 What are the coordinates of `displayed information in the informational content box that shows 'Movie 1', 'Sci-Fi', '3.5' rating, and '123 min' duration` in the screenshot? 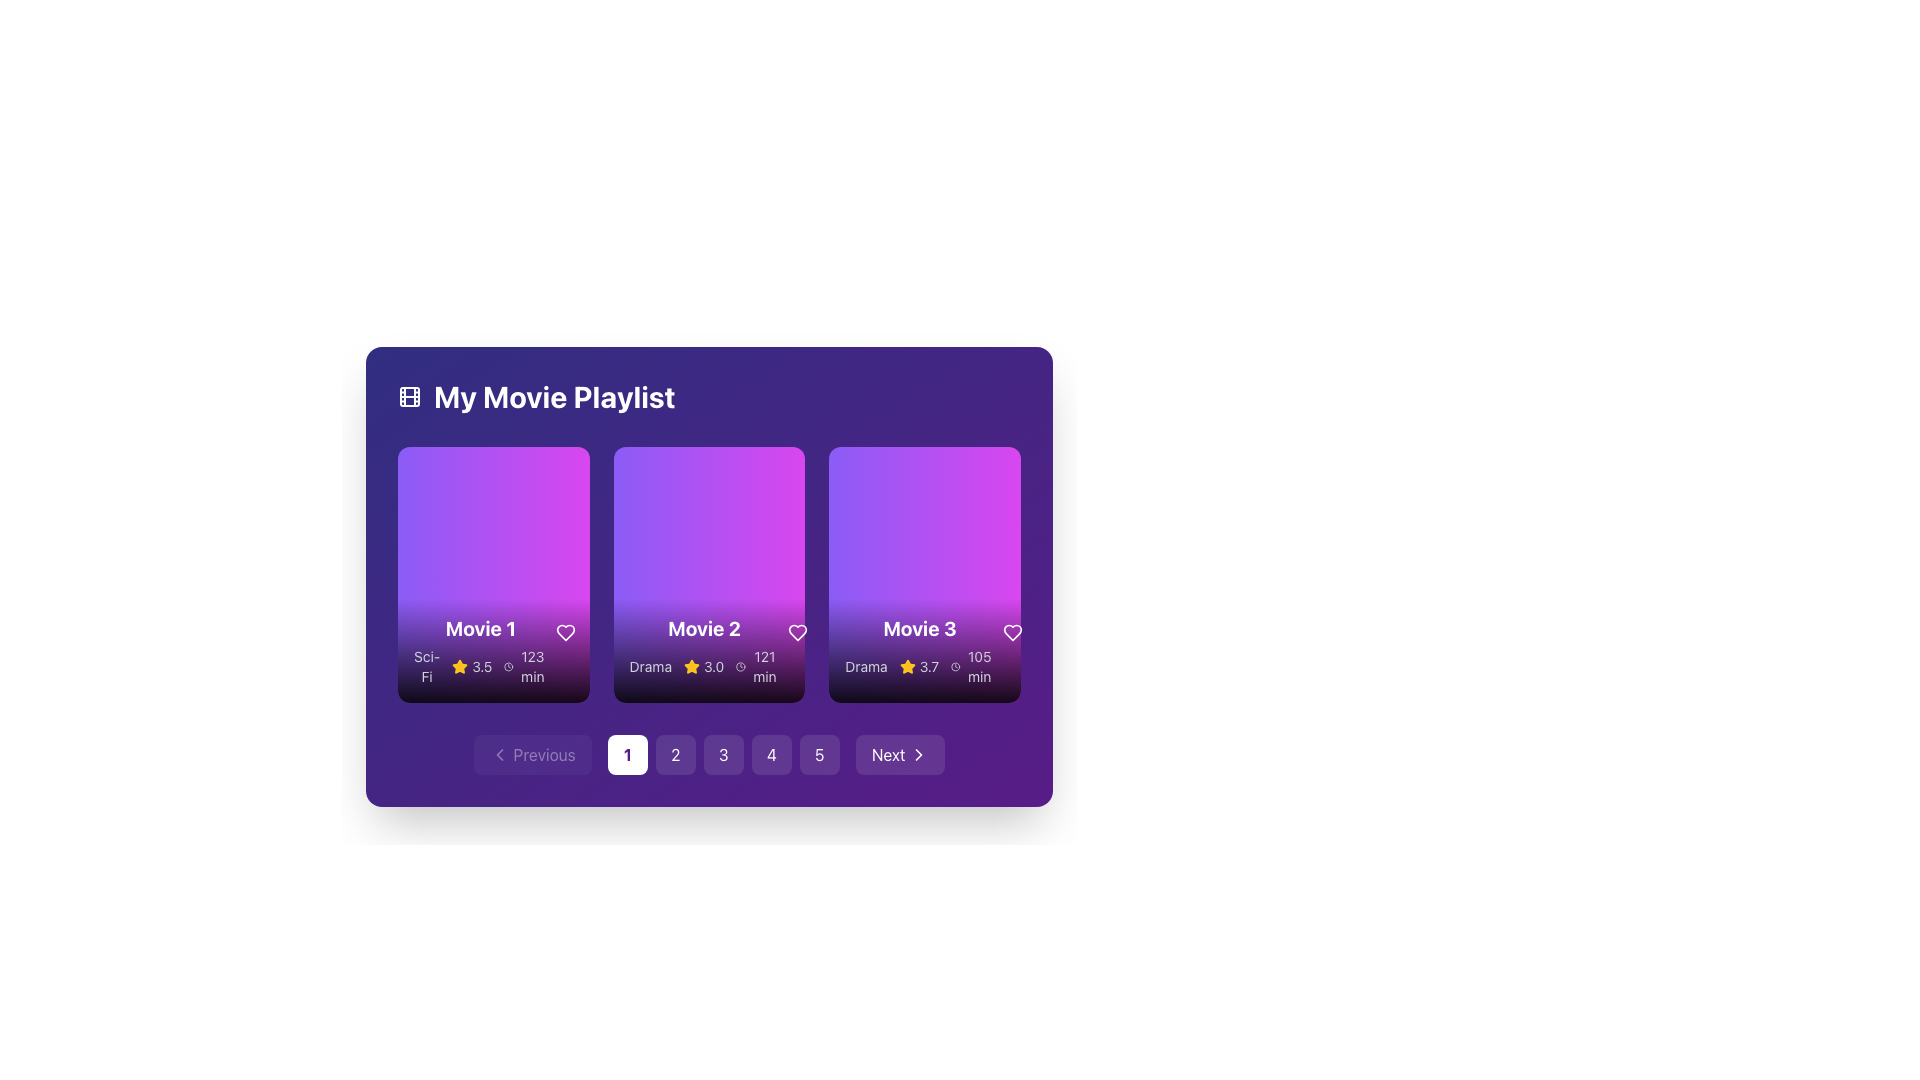 It's located at (493, 651).